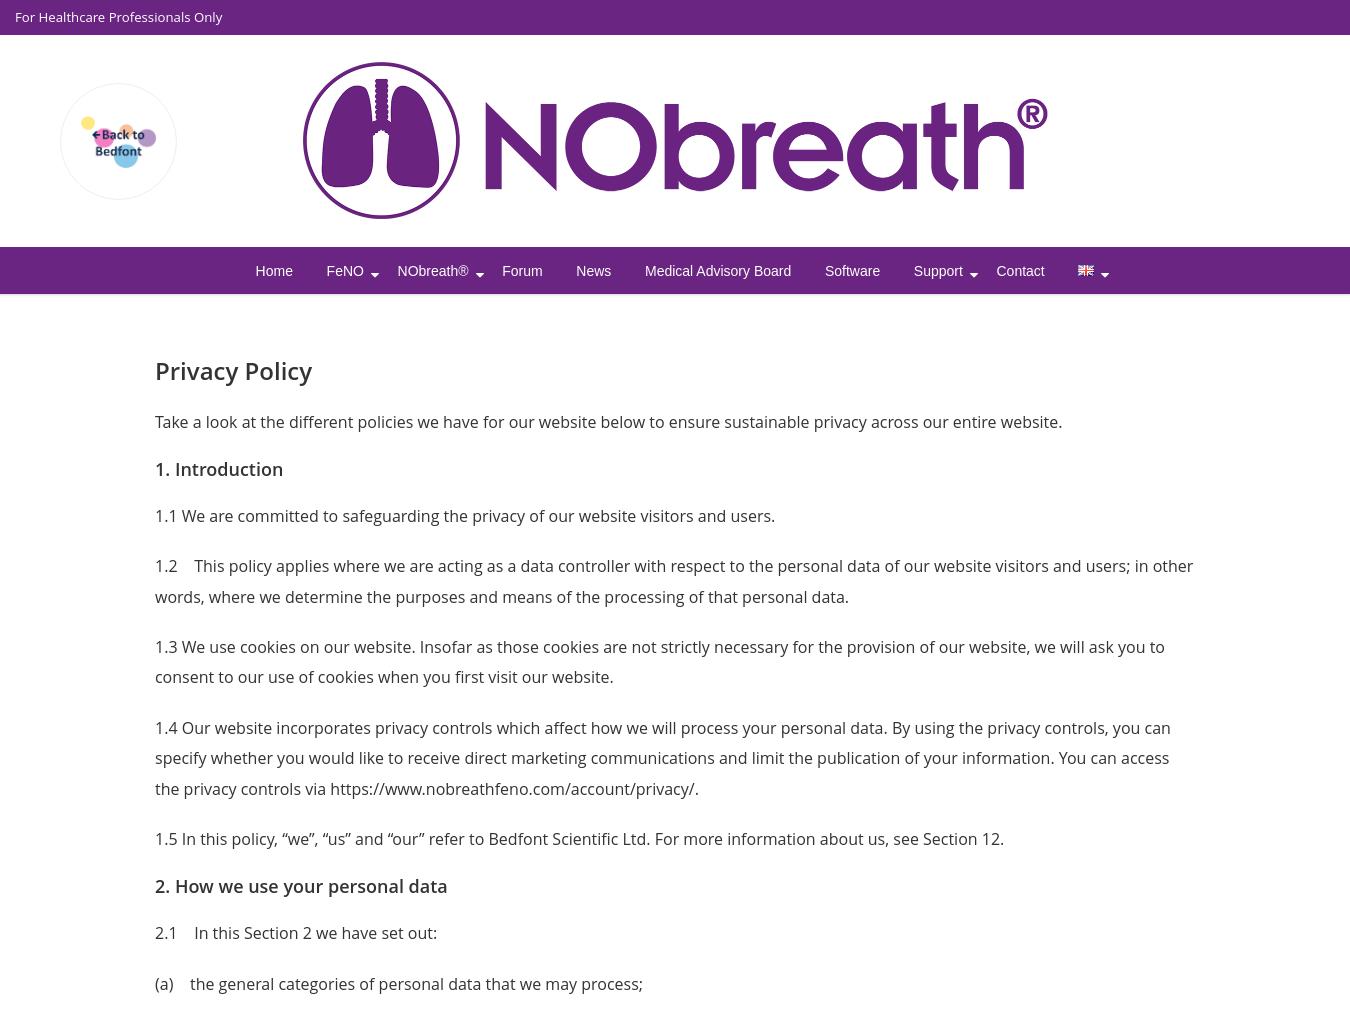 The width and height of the screenshot is (1350, 1026). What do you see at coordinates (118, 17) in the screenshot?
I see `'For Healthcare Professionals Only'` at bounding box center [118, 17].